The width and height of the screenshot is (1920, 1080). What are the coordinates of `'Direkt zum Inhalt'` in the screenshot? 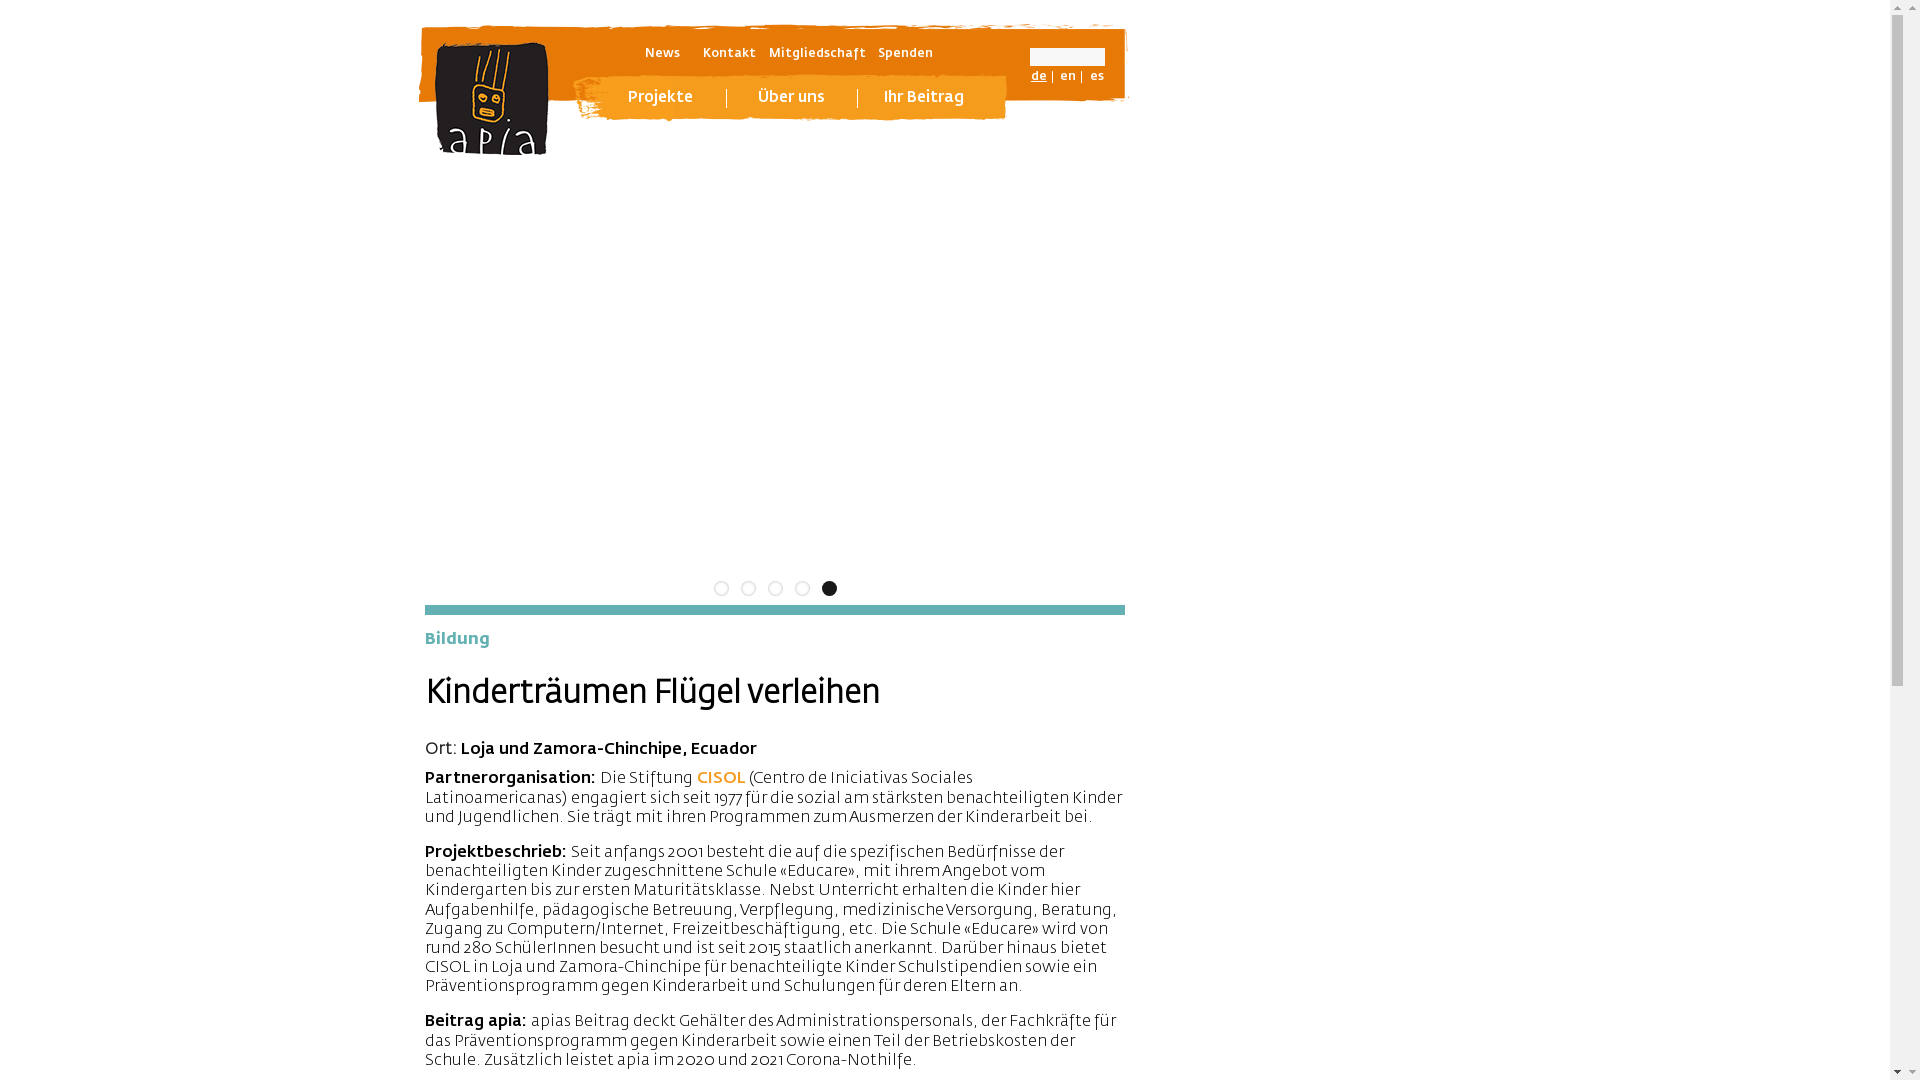 It's located at (0, 0).